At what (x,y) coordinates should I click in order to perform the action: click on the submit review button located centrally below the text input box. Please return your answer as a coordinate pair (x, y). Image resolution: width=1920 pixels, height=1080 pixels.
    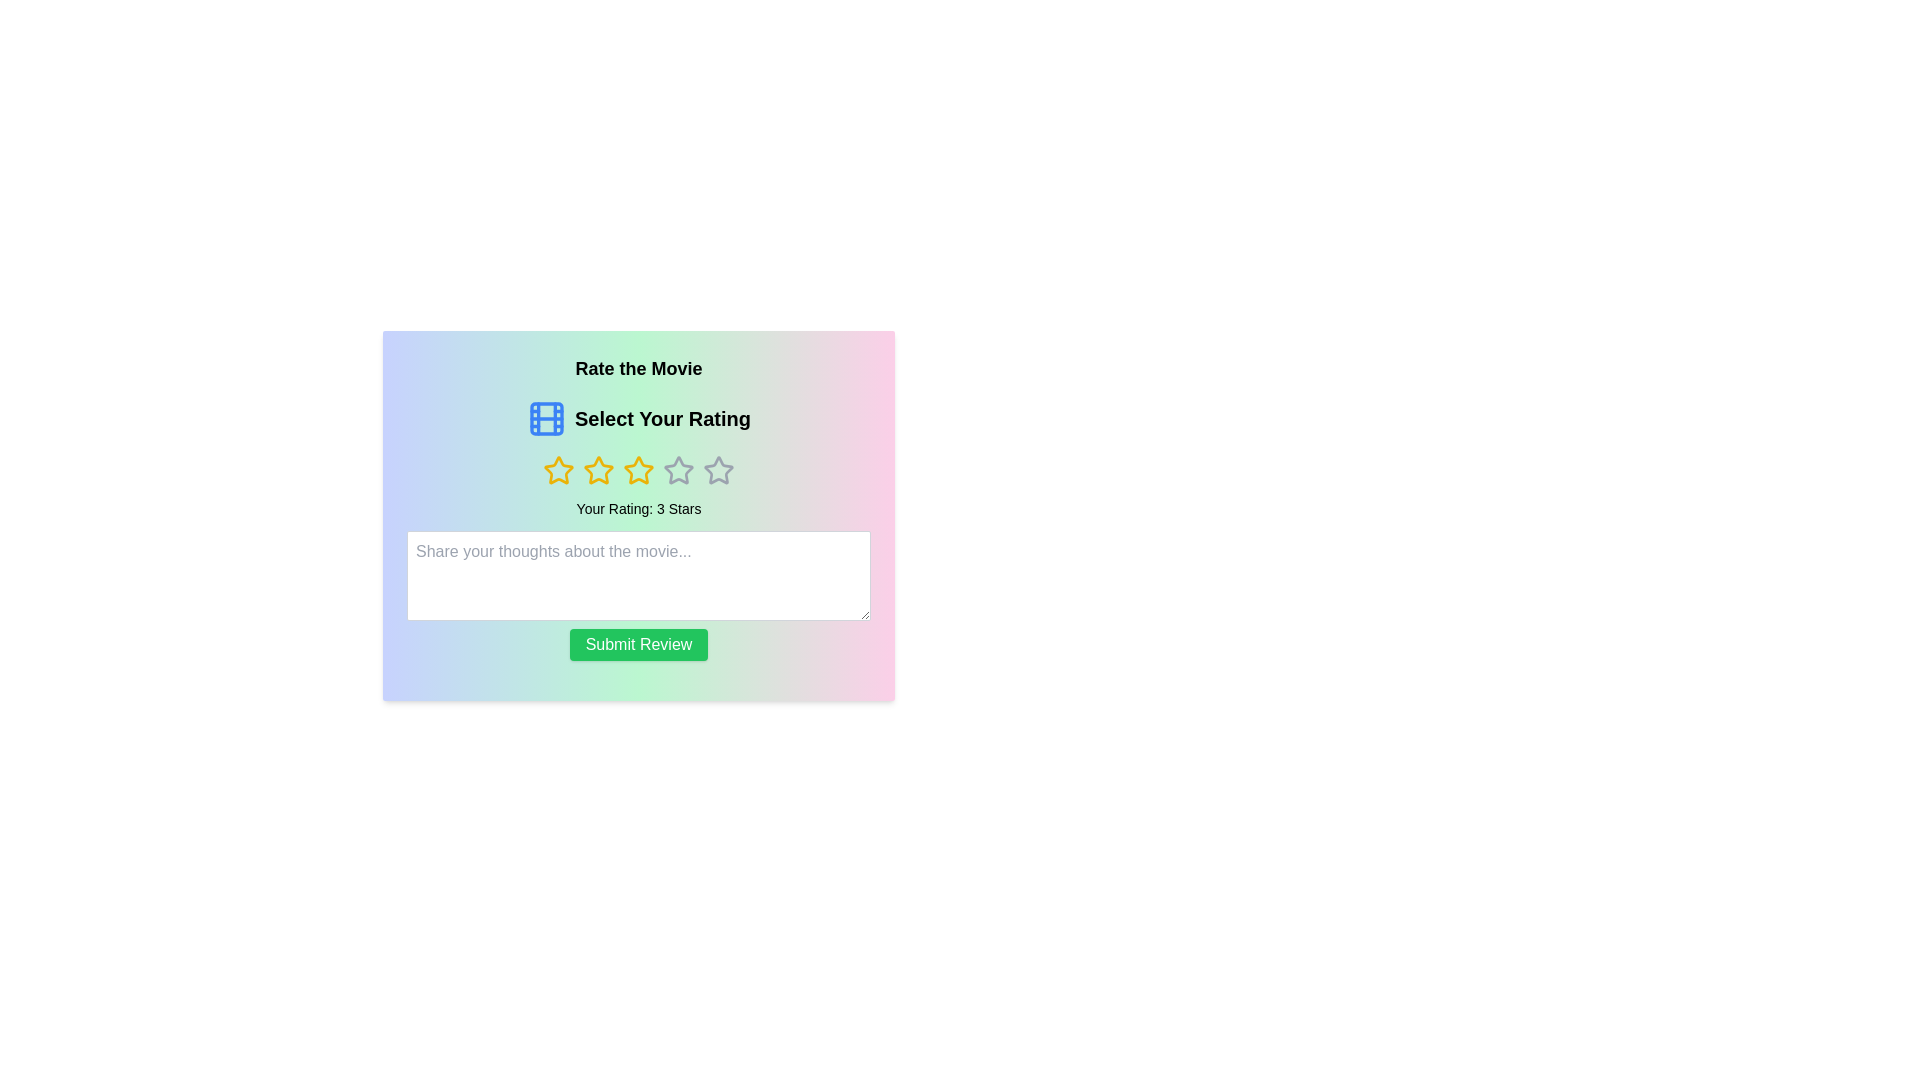
    Looking at the image, I should click on (637, 644).